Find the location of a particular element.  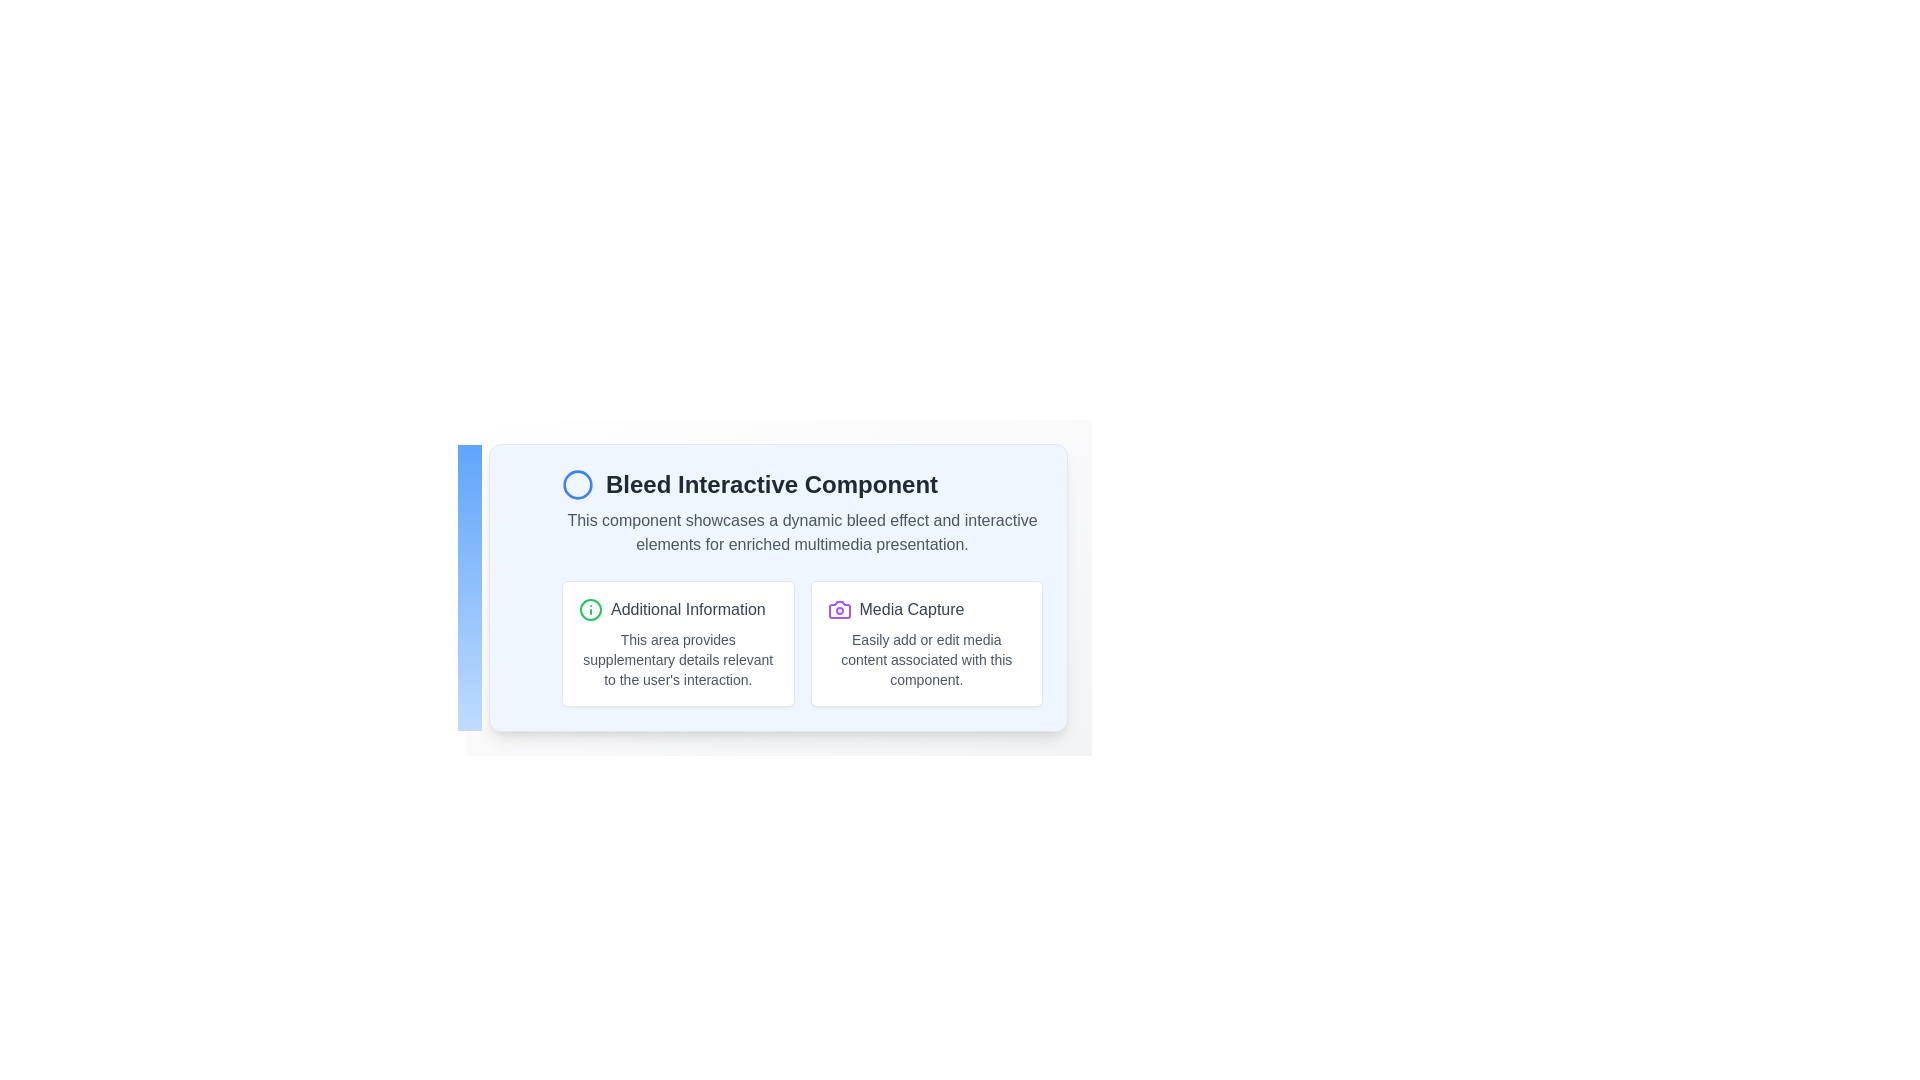

the text snippet reading 'Easily add or edit media content associated with this component.' located in the lower section of the 'Media Capture' panel is located at coordinates (925, 659).